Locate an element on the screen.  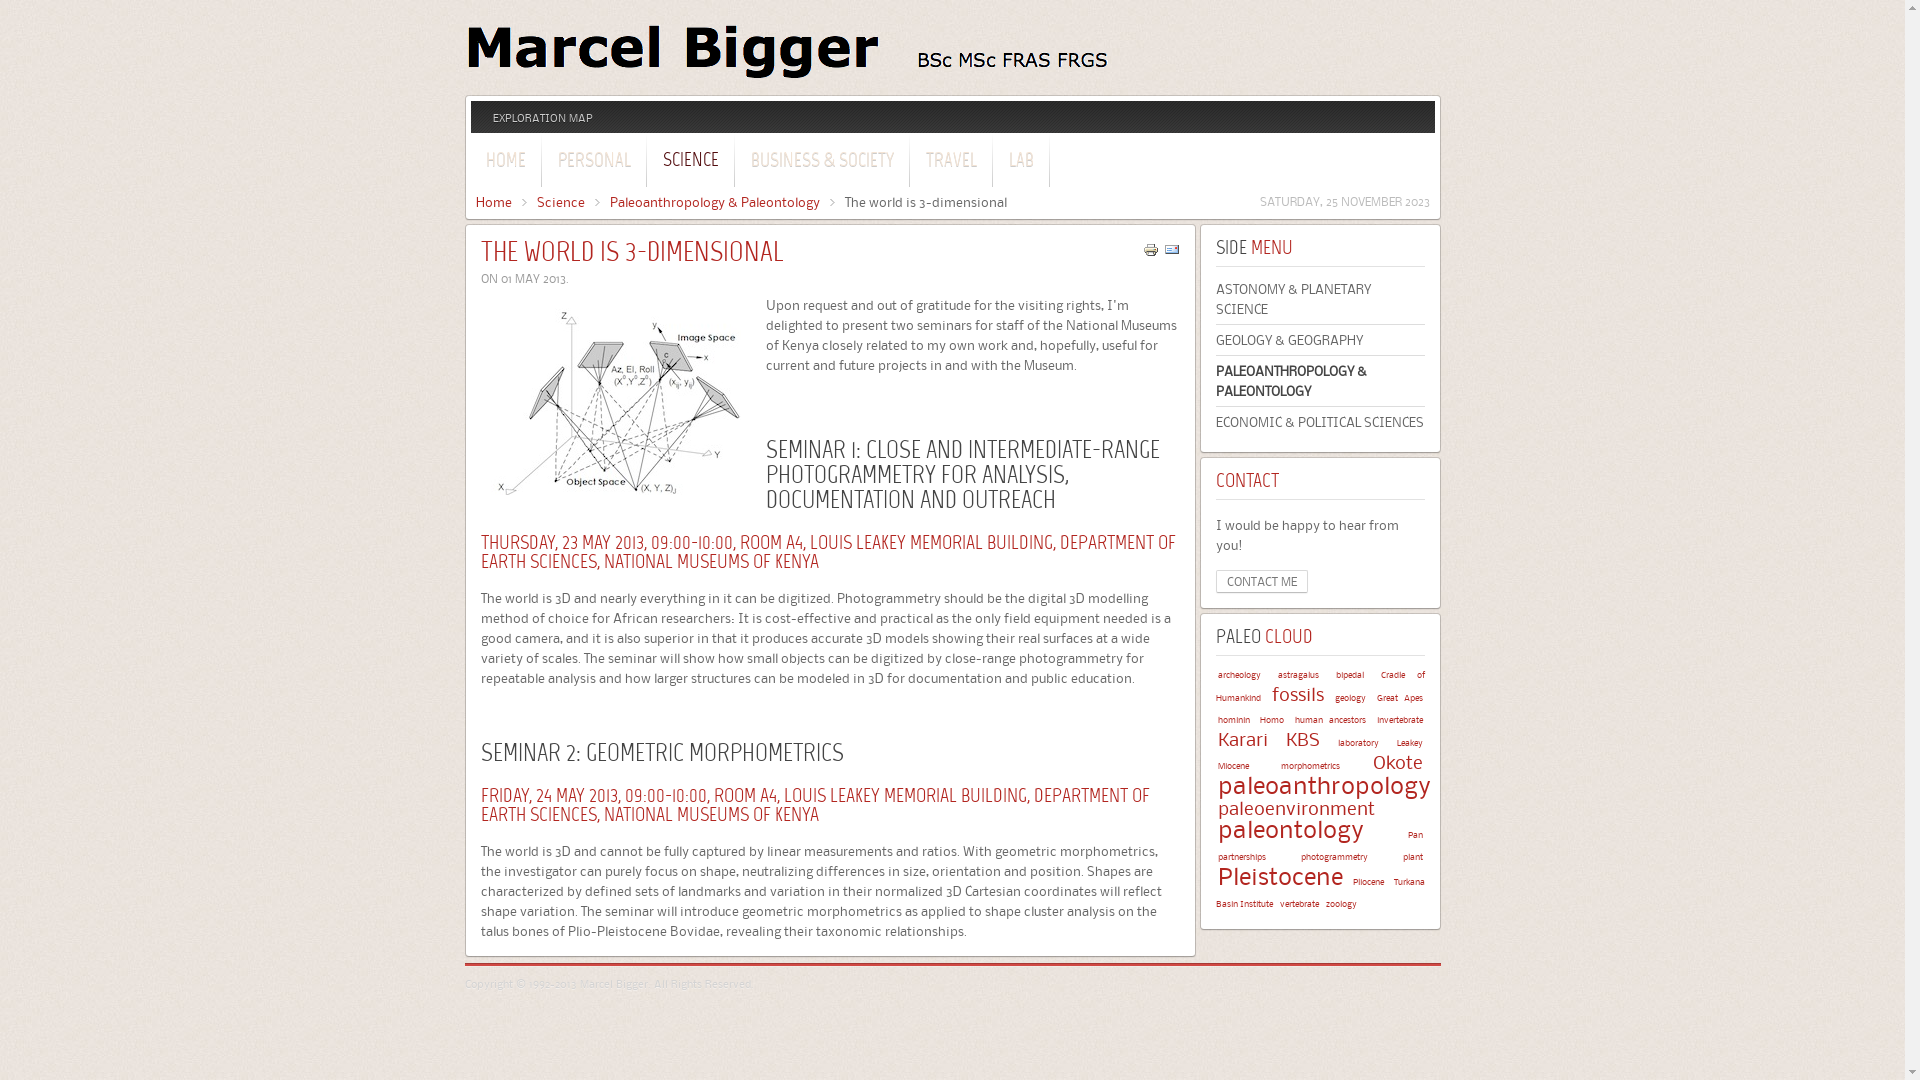
'fossils' is located at coordinates (1297, 693).